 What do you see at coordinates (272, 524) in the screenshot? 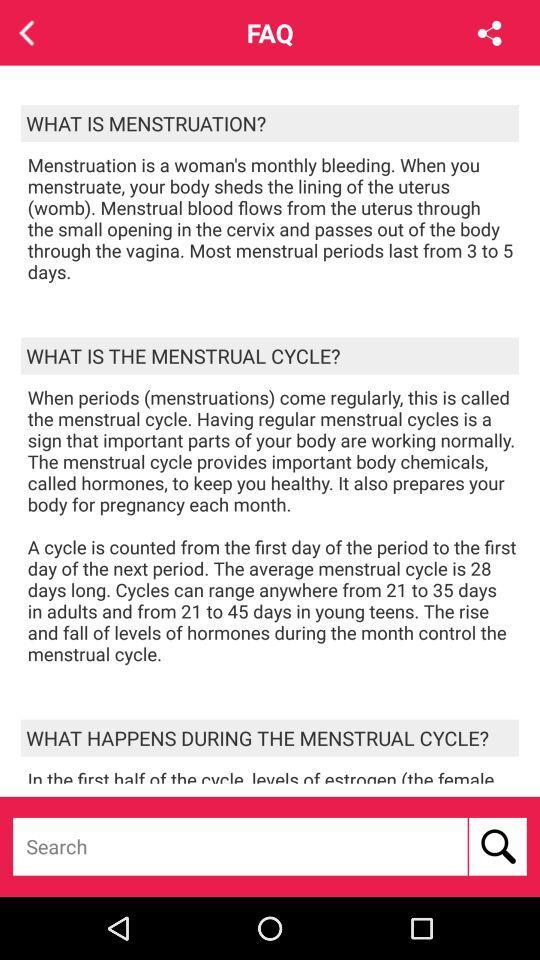
I see `when periods menstruations app` at bounding box center [272, 524].